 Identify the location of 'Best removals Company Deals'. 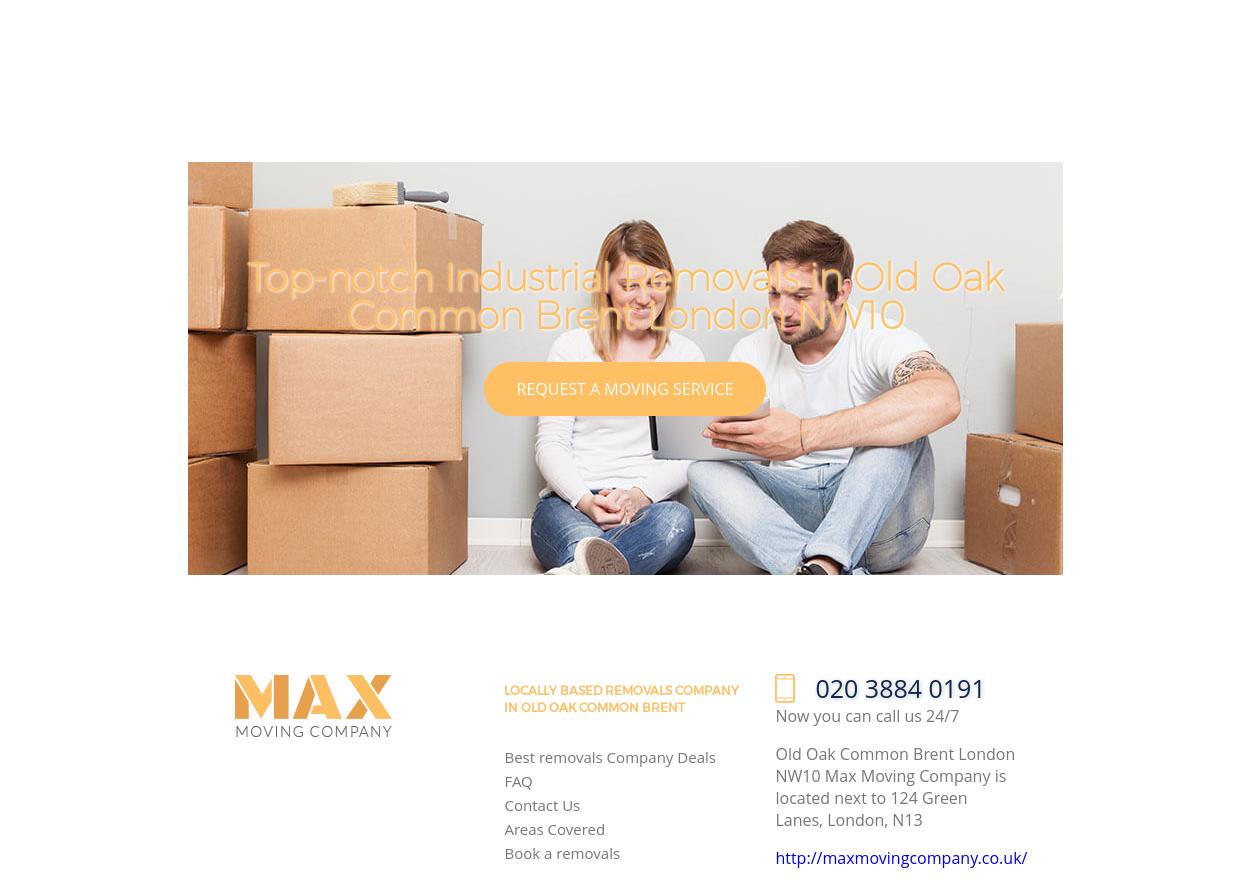
(608, 755).